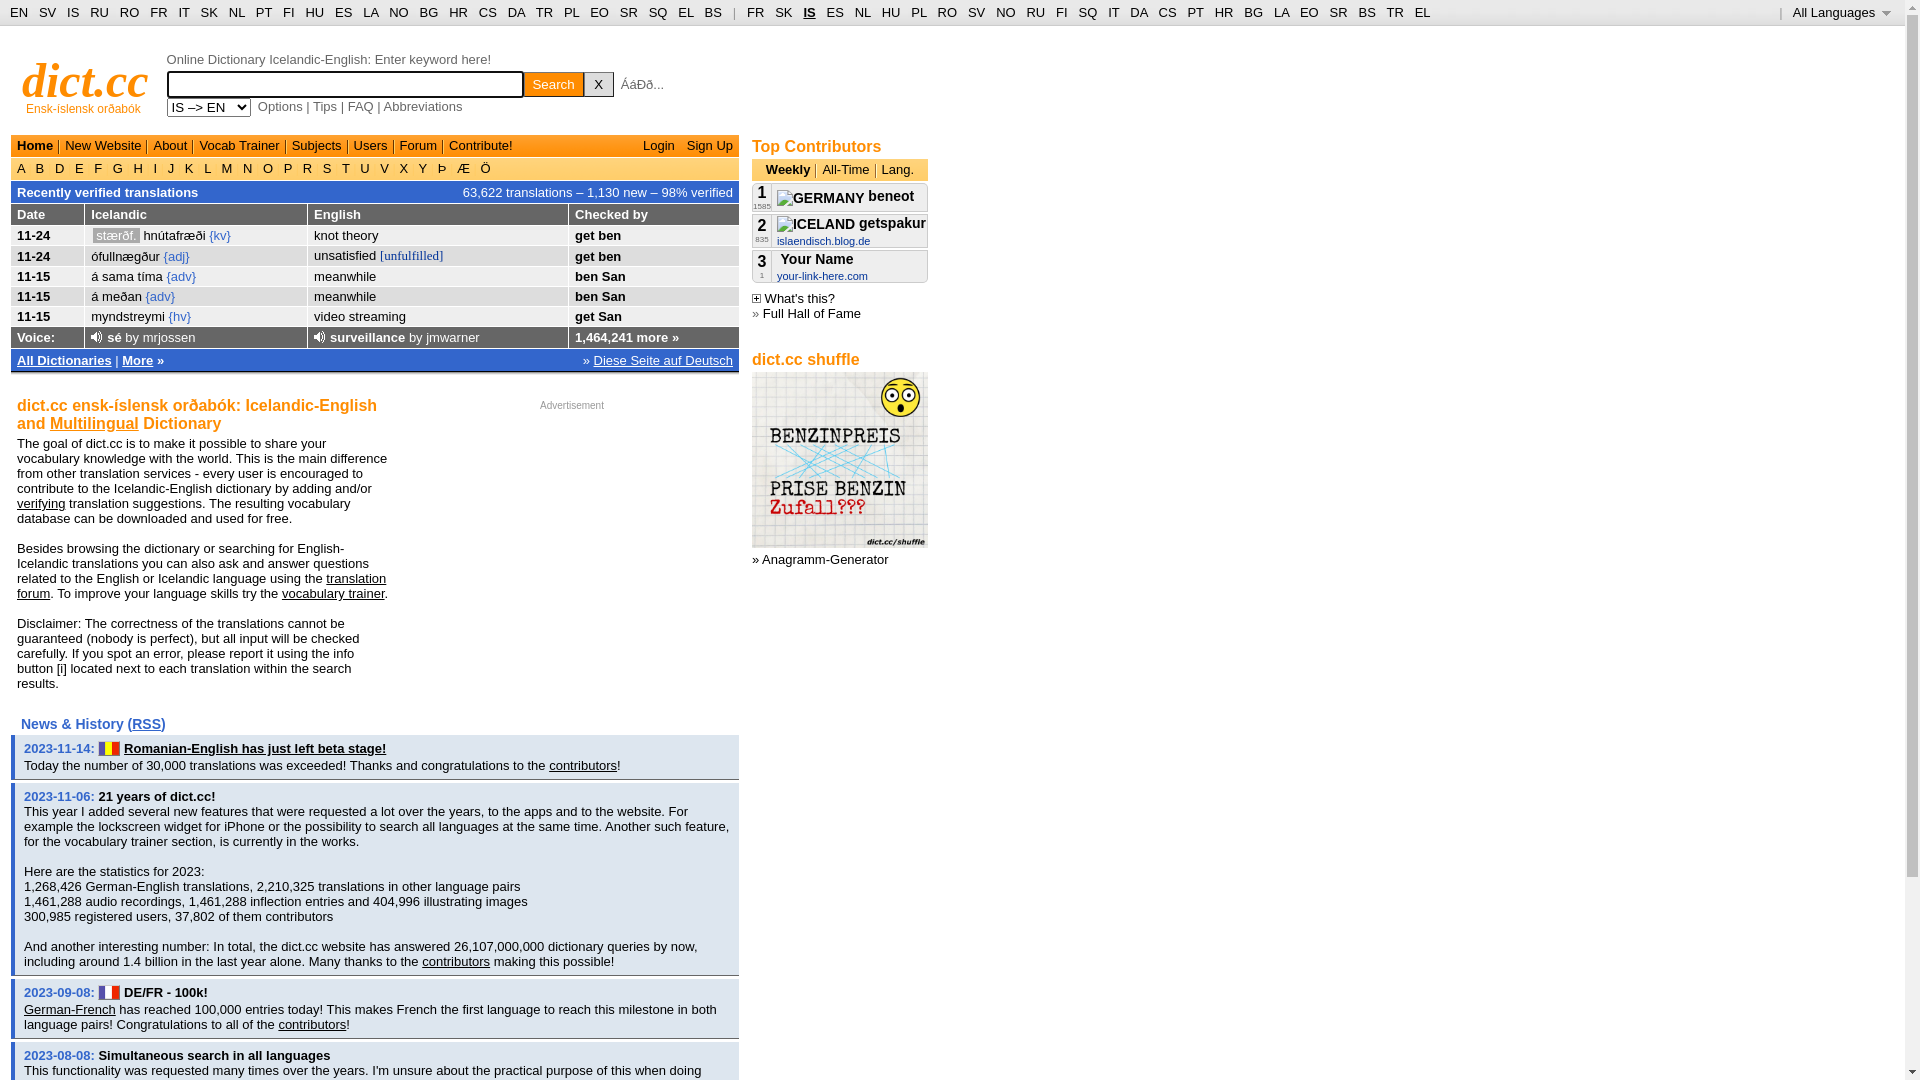 The height and width of the screenshot is (1080, 1920). What do you see at coordinates (188, 167) in the screenshot?
I see `'K'` at bounding box center [188, 167].